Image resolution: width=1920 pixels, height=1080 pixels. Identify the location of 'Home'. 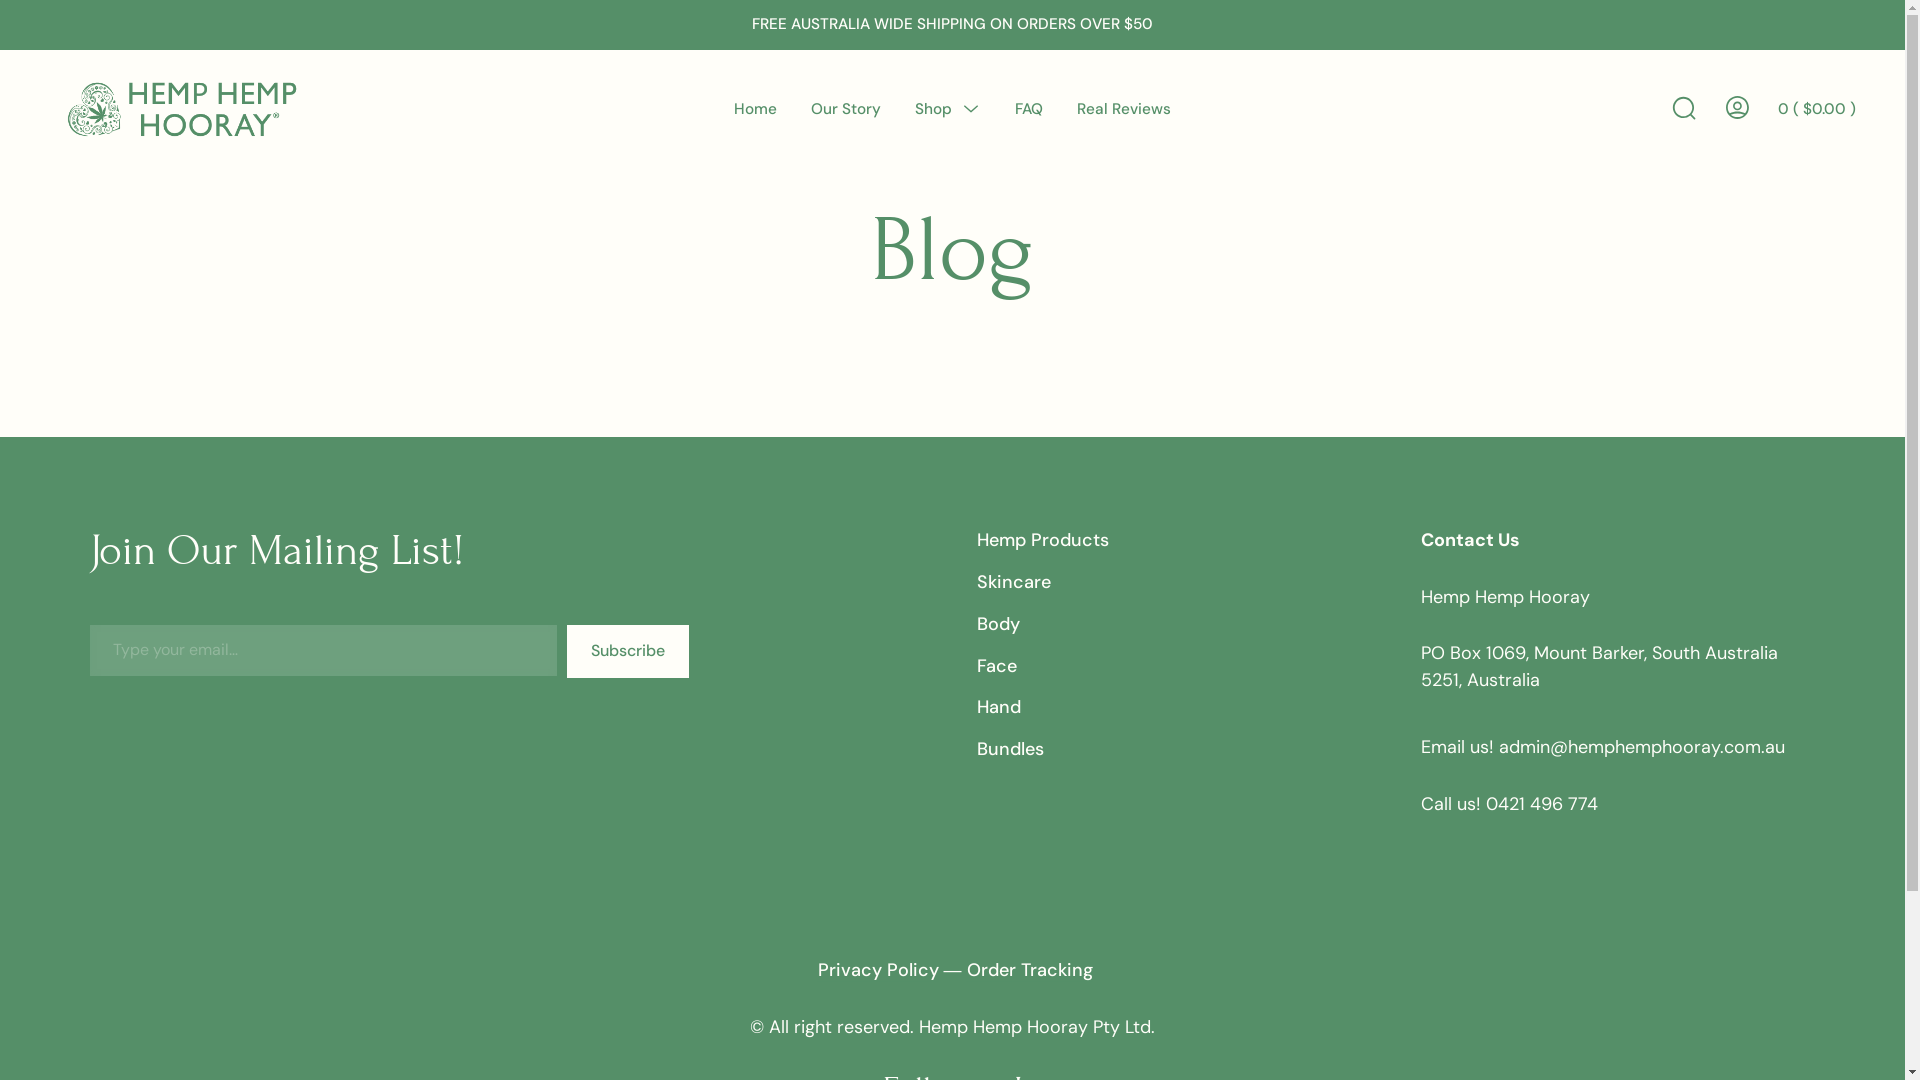
(754, 108).